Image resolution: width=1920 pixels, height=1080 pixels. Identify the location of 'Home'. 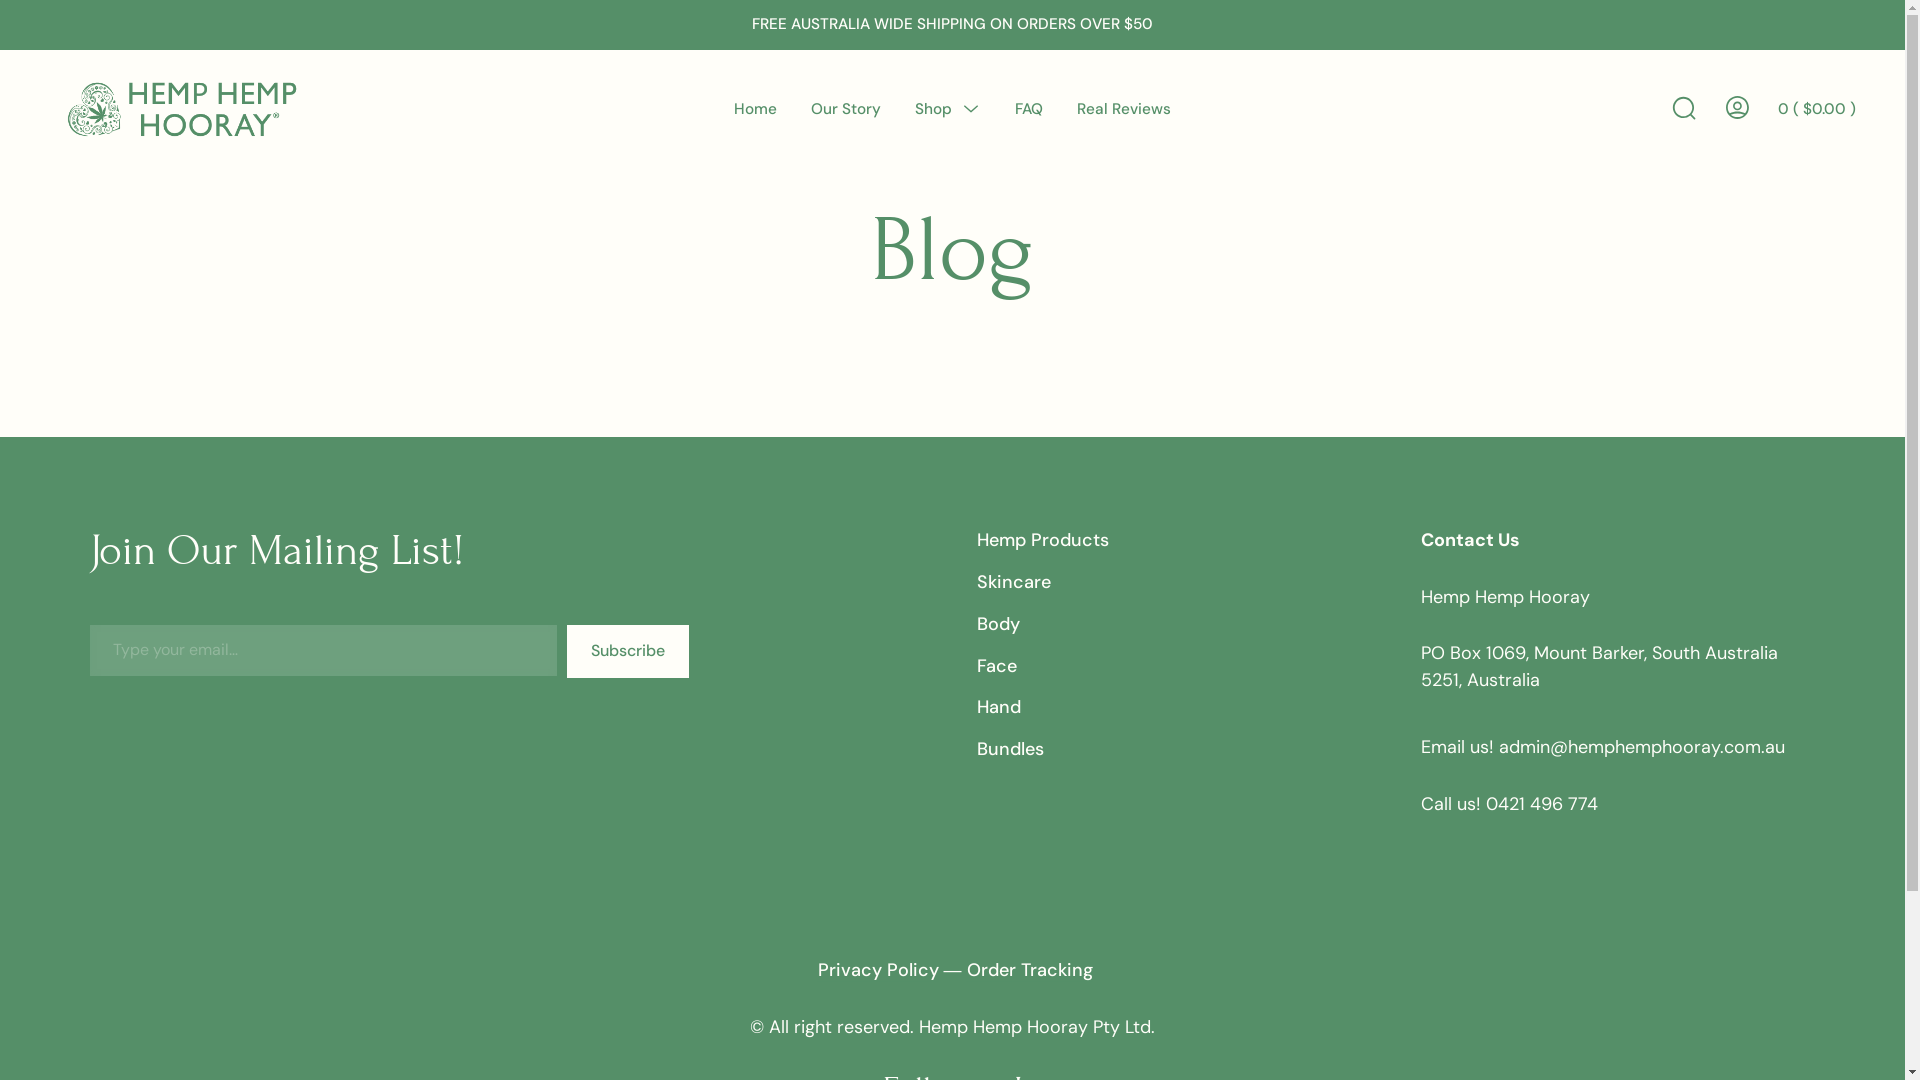
(754, 108).